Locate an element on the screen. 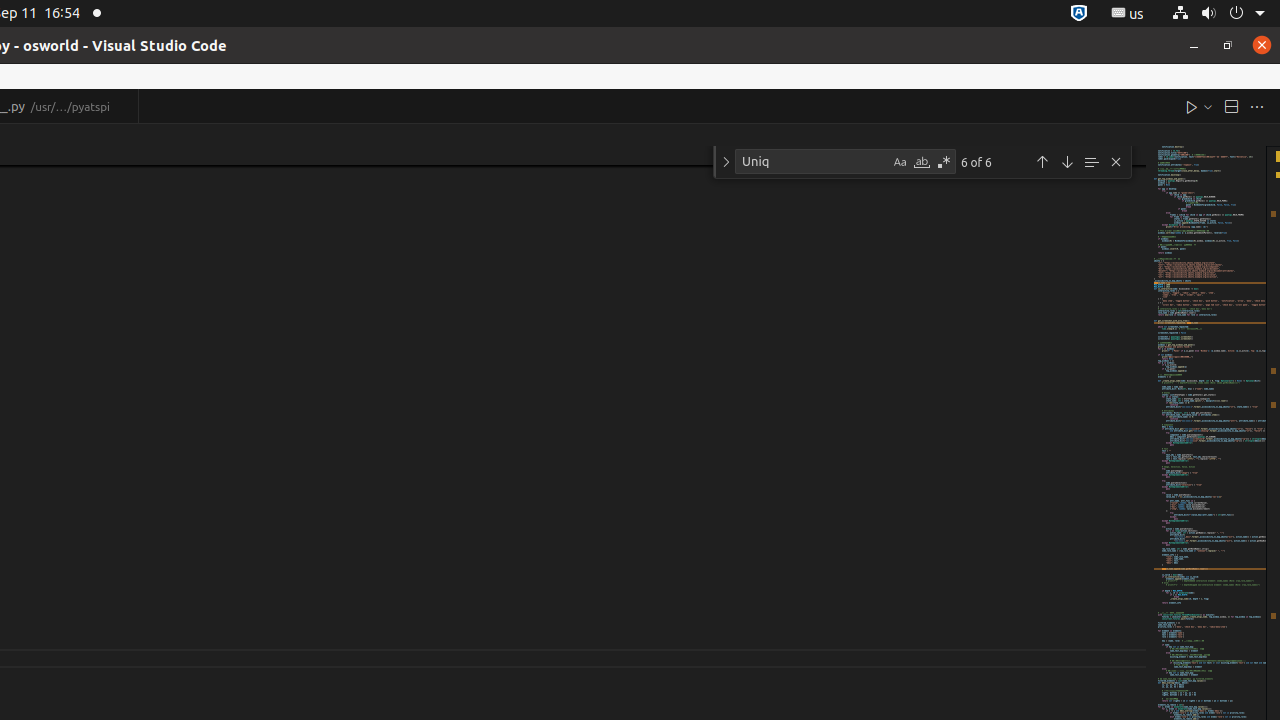  'Close (Escape)' is located at coordinates (1115, 161).